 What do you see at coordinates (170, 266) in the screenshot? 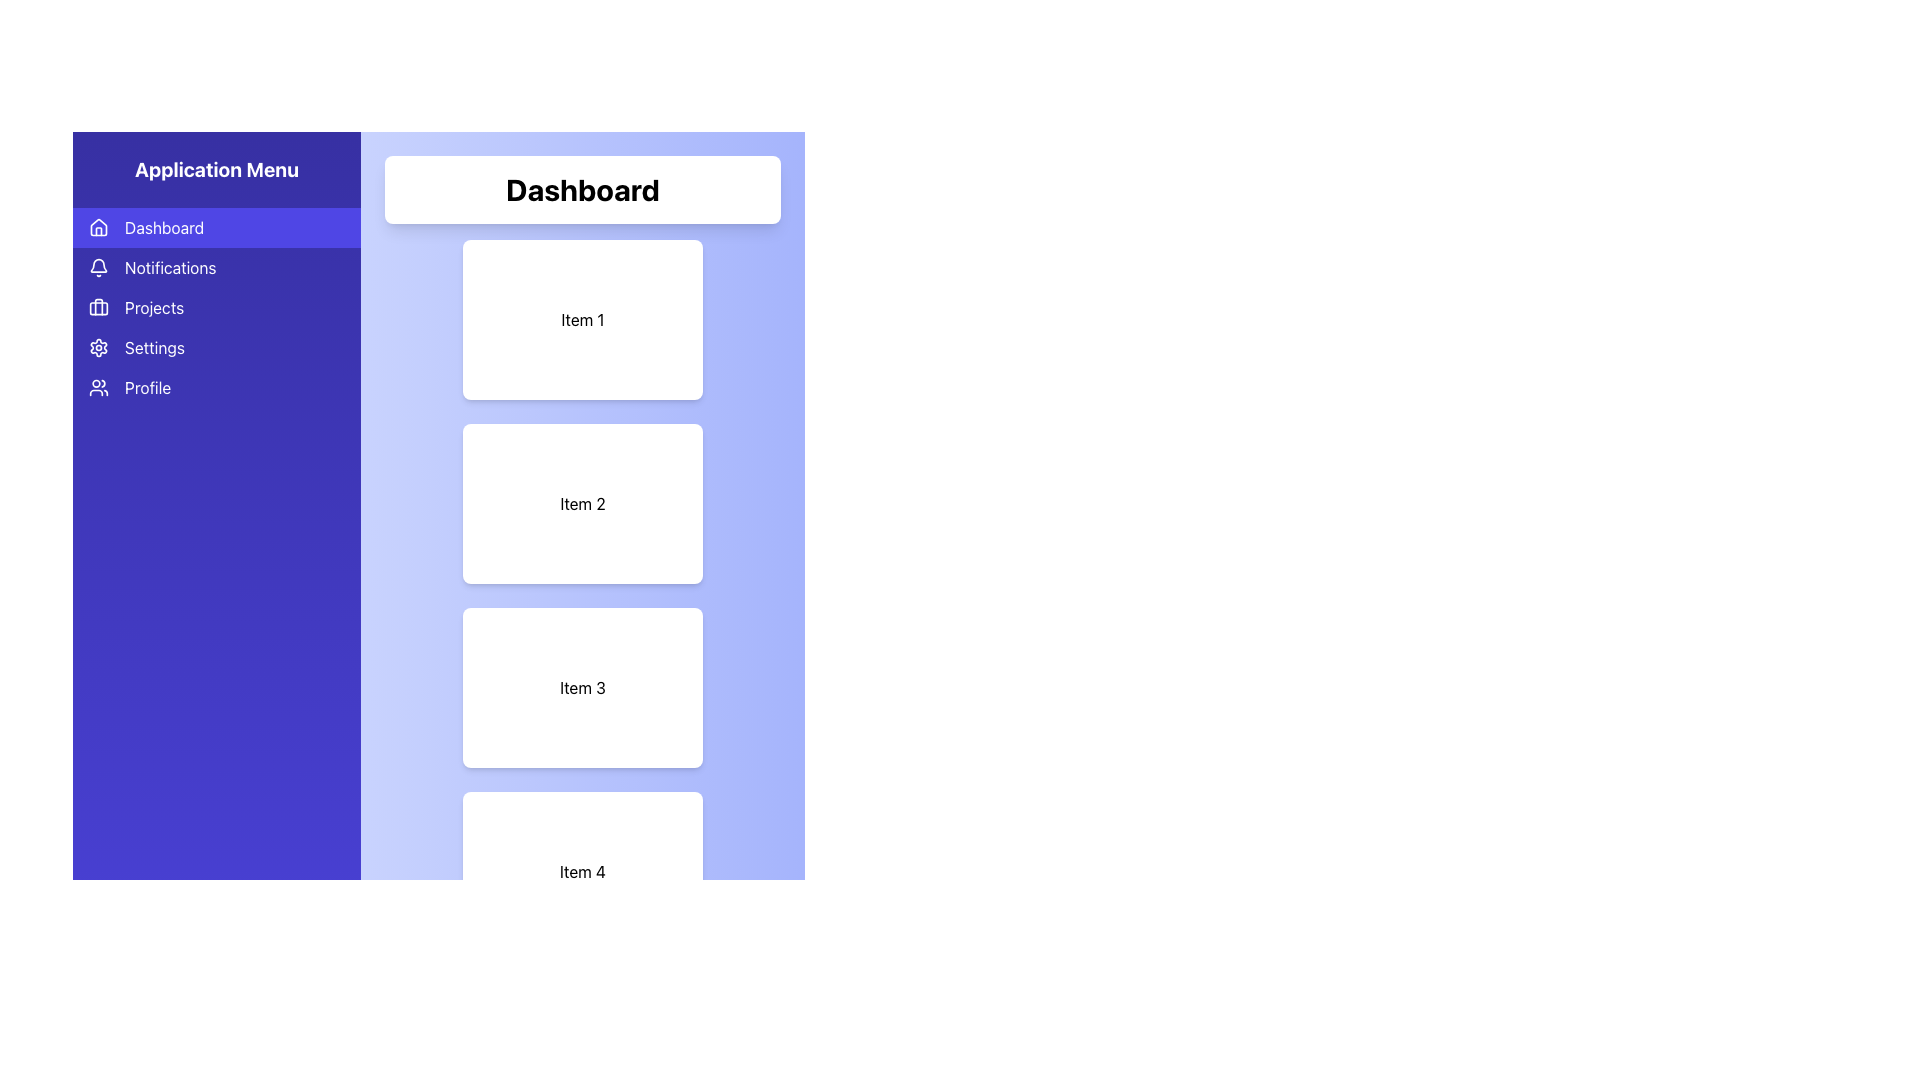
I see `the 'Notifications' menu item located in the second position of the vertical menu list in the left sidebar, below 'Dashboard' and above 'Projects'` at bounding box center [170, 266].